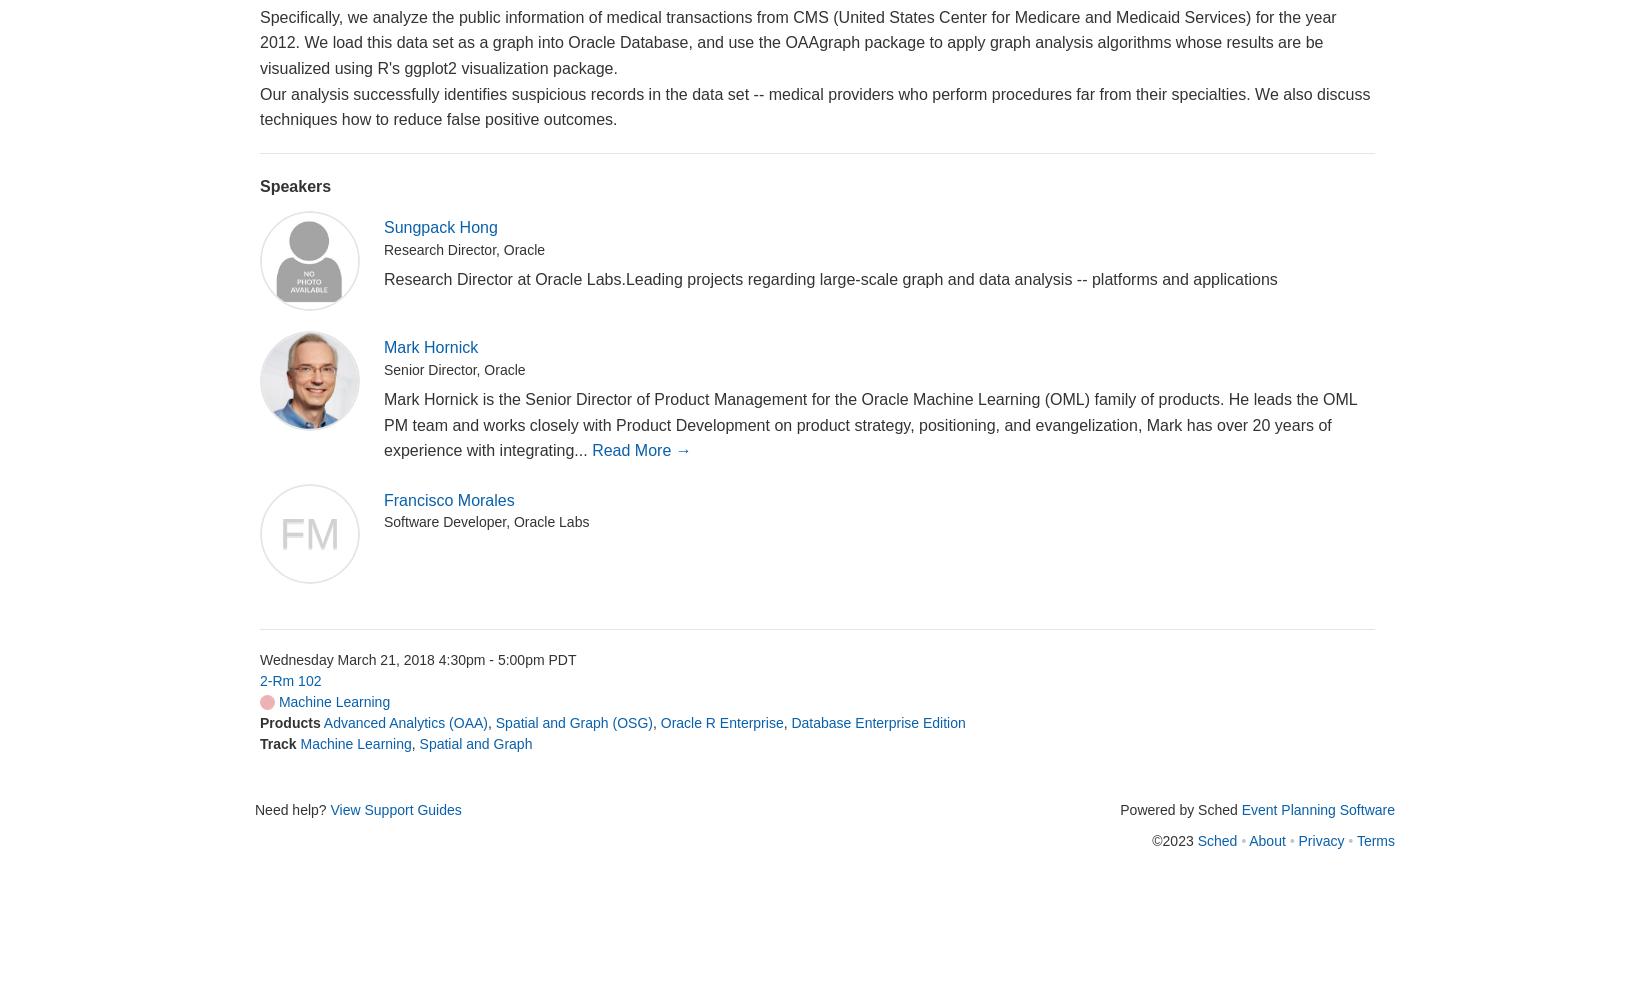 The width and height of the screenshot is (1650, 1000). Describe the element at coordinates (877, 722) in the screenshot. I see `'Database Enterprise Edition'` at that location.